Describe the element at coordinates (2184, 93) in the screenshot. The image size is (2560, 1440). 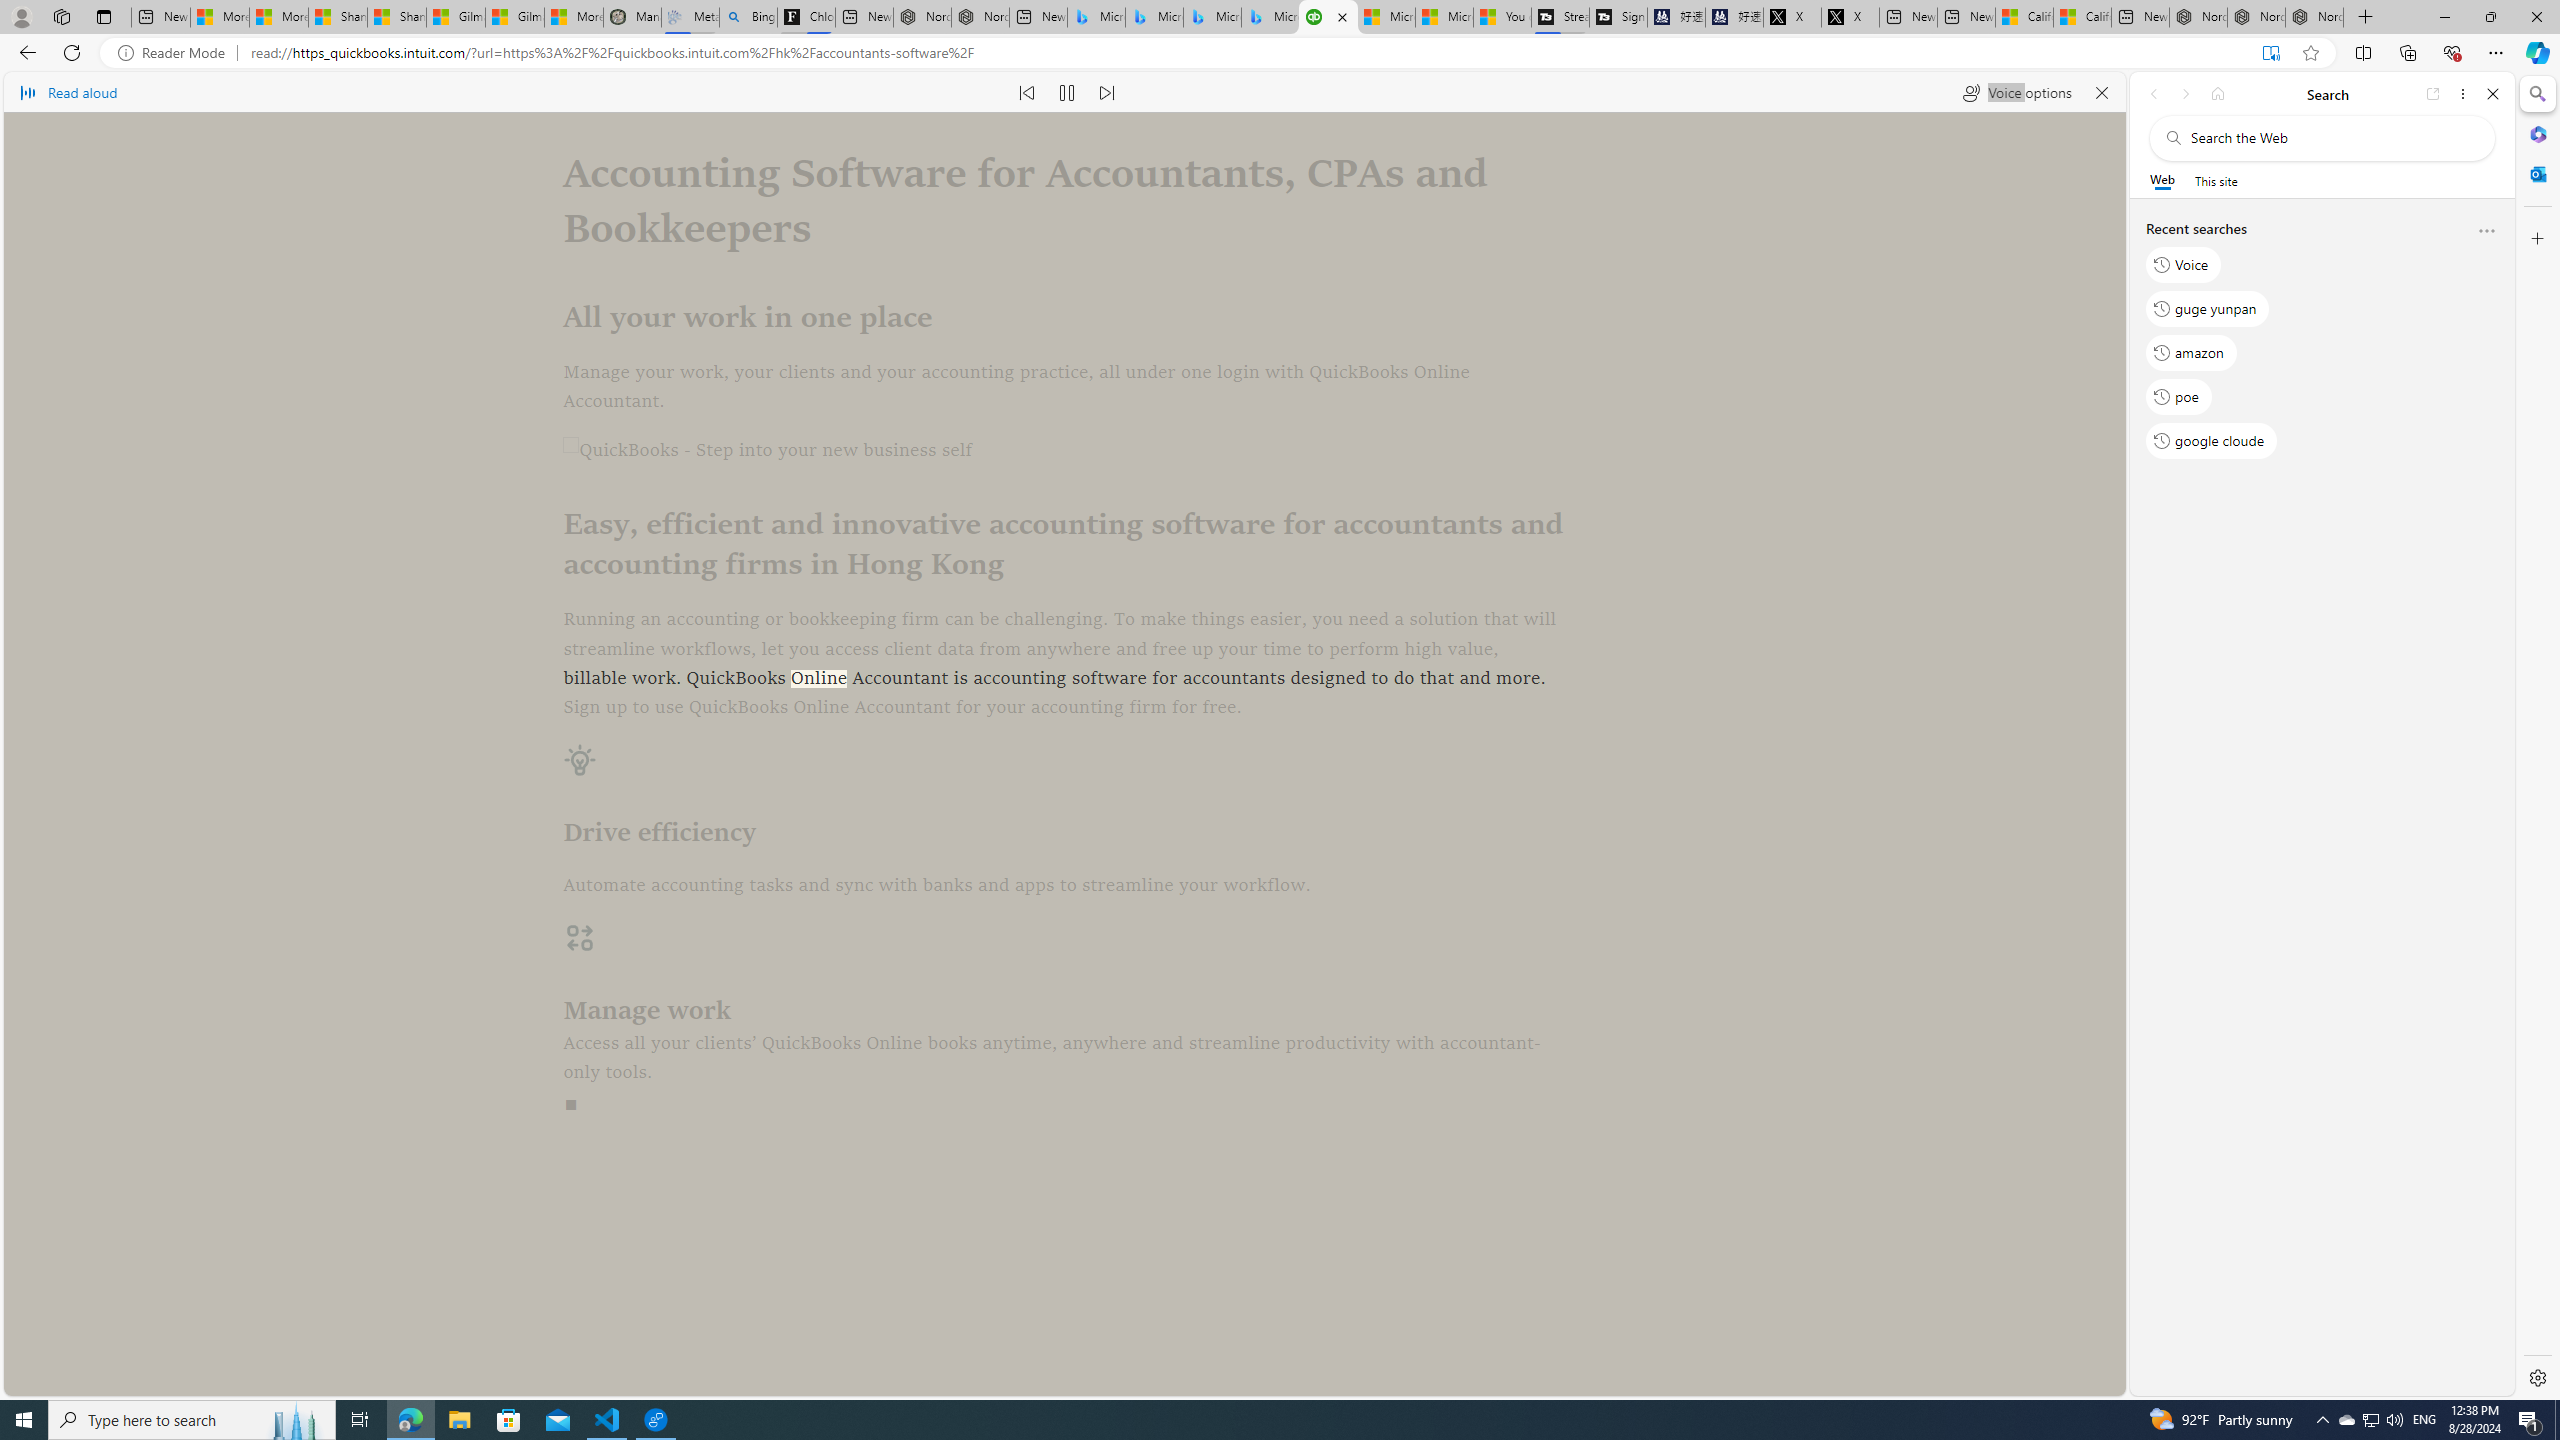
I see `'Forward'` at that location.